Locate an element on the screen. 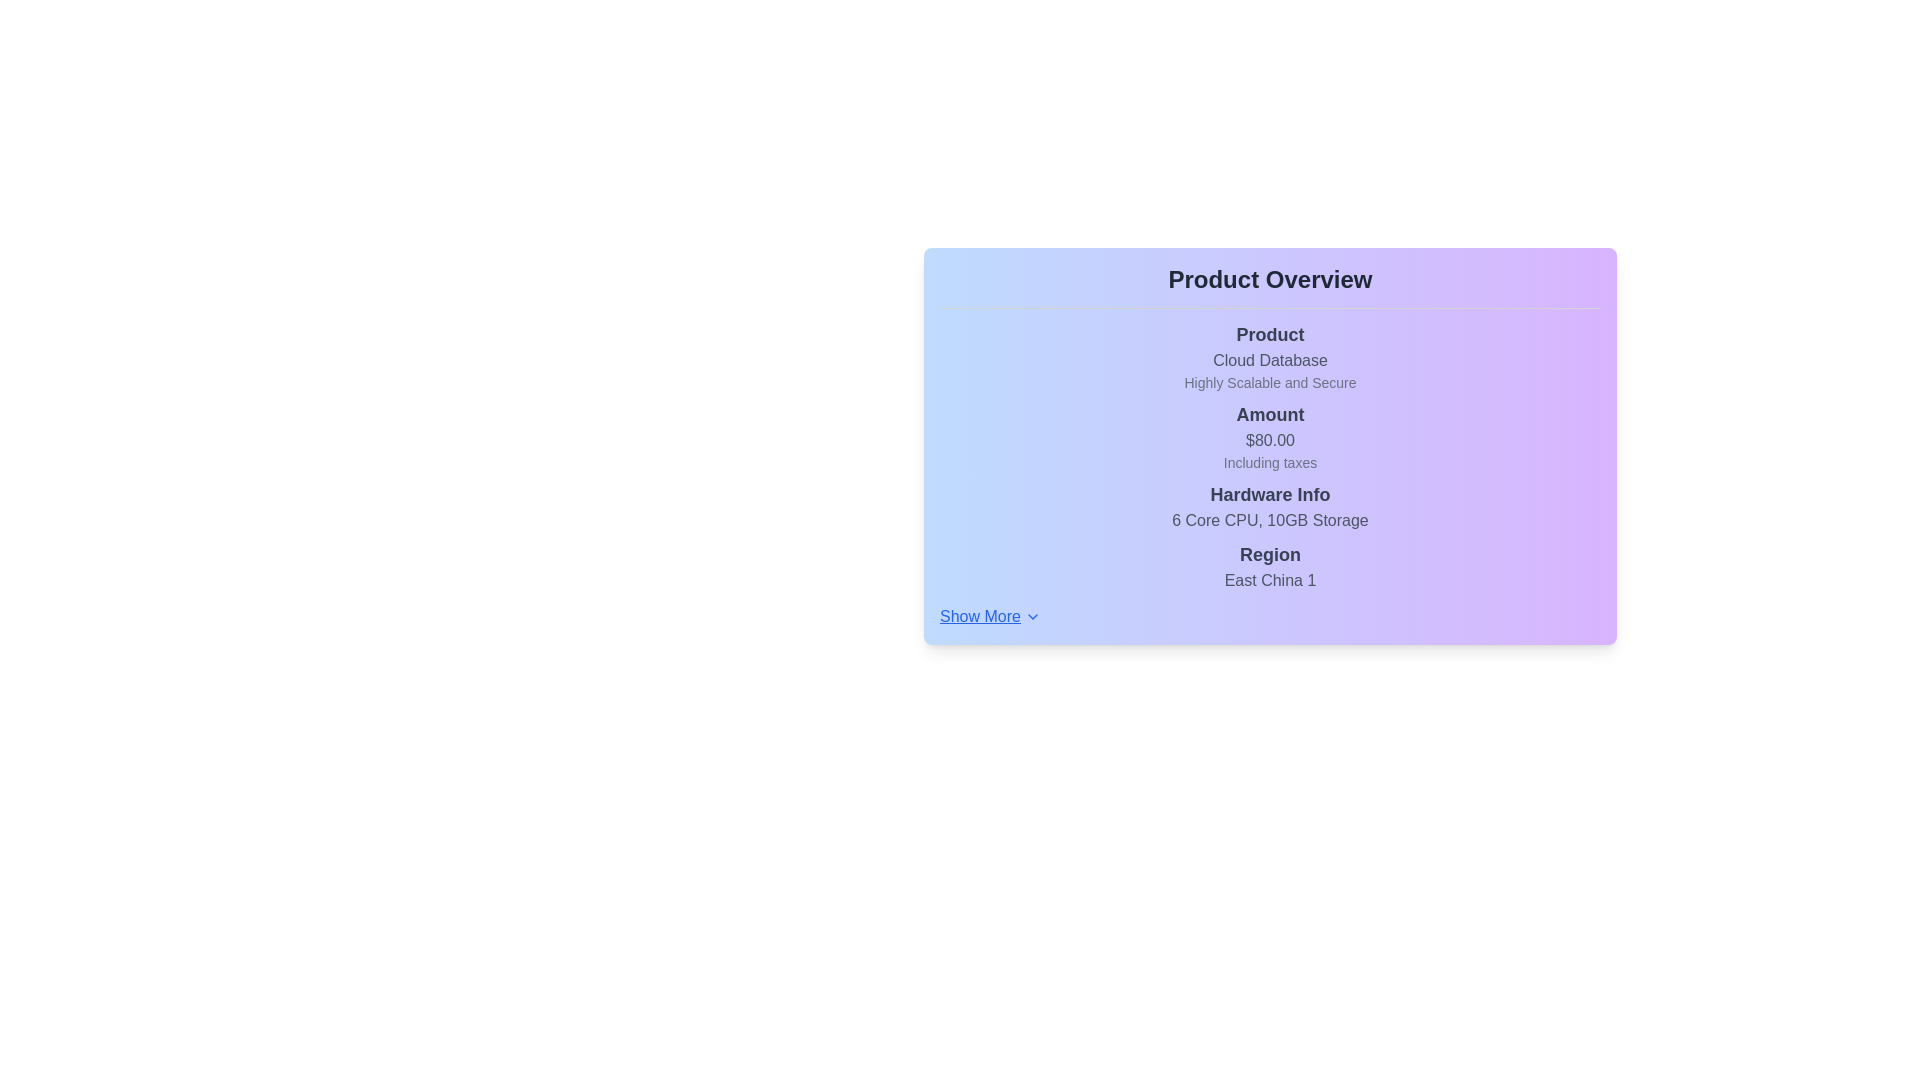 Image resolution: width=1920 pixels, height=1080 pixels. the bold-text styled word 'Product' which is located near the top-center of the 'Product Overview' section, transitioning from a blue to purple gradient background is located at coordinates (1269, 334).